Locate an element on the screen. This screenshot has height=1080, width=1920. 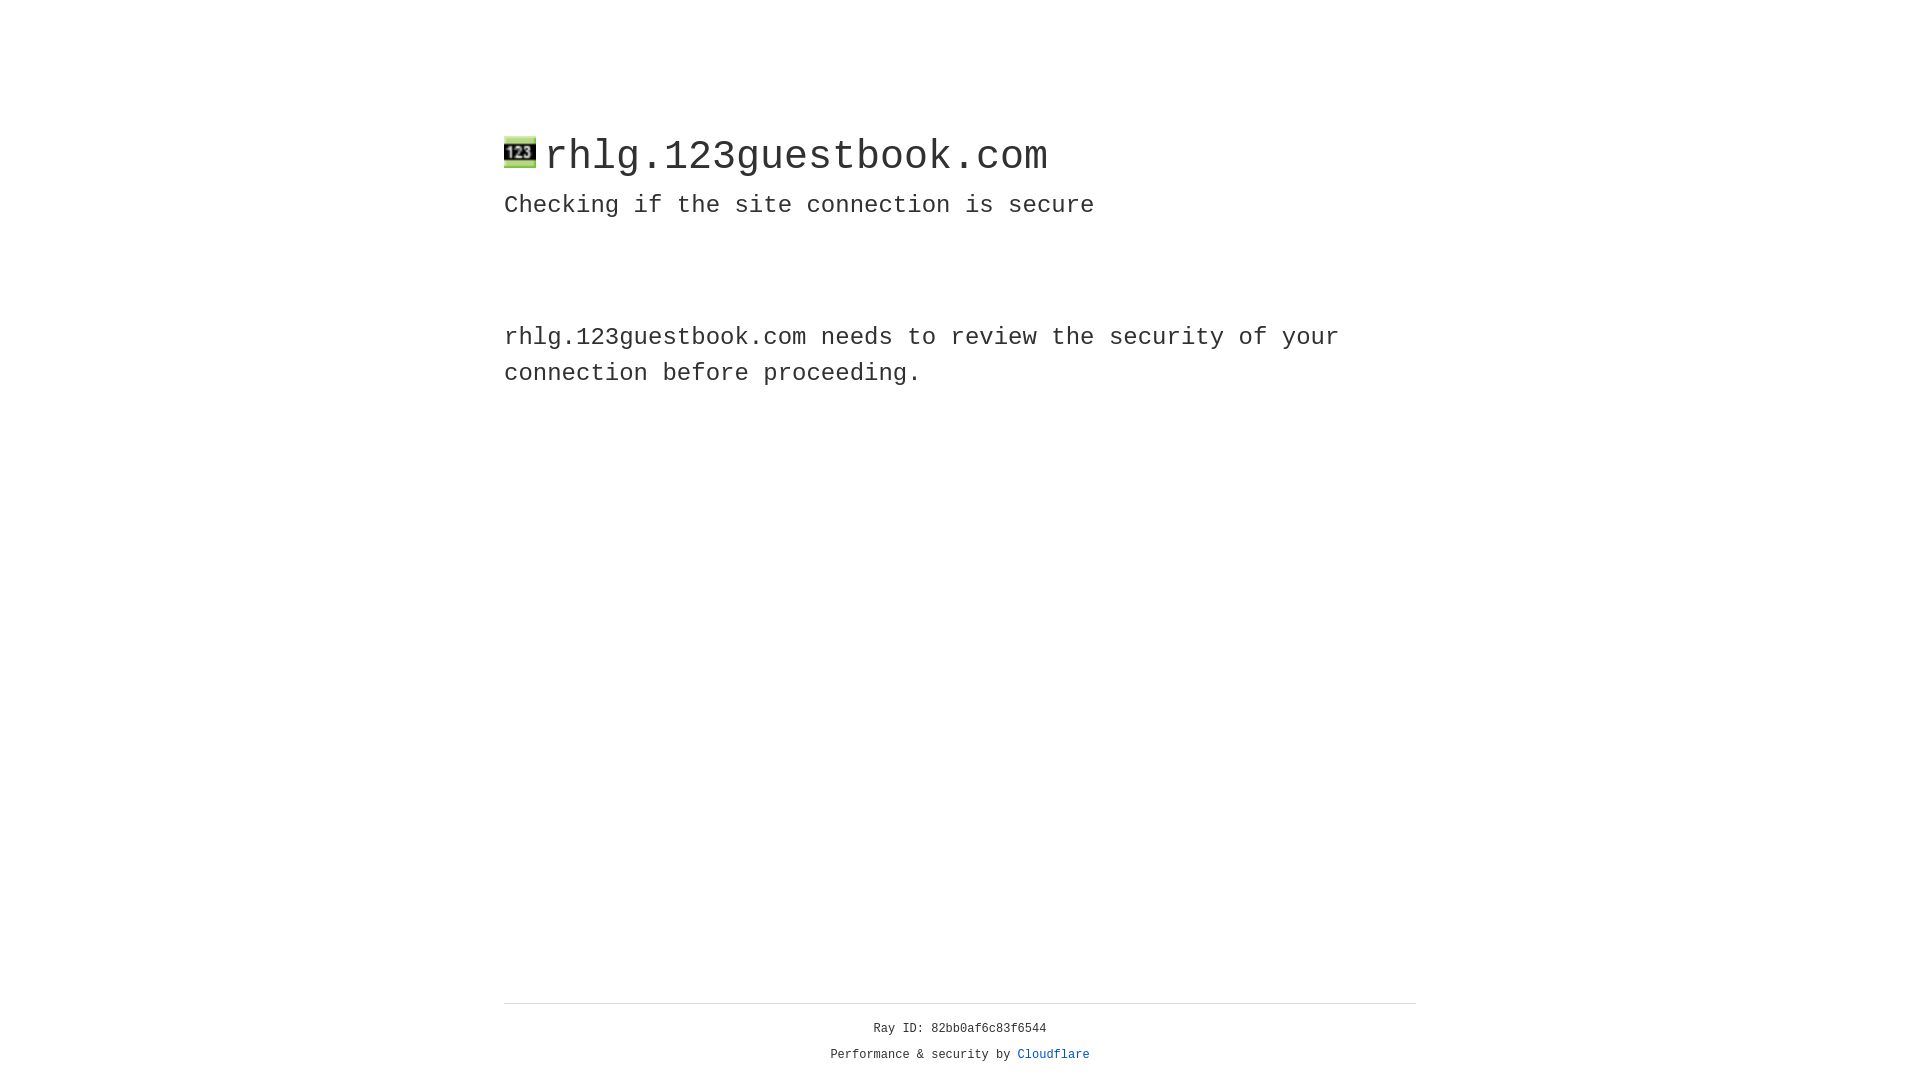
'Cloudflare' is located at coordinates (1053, 1054).